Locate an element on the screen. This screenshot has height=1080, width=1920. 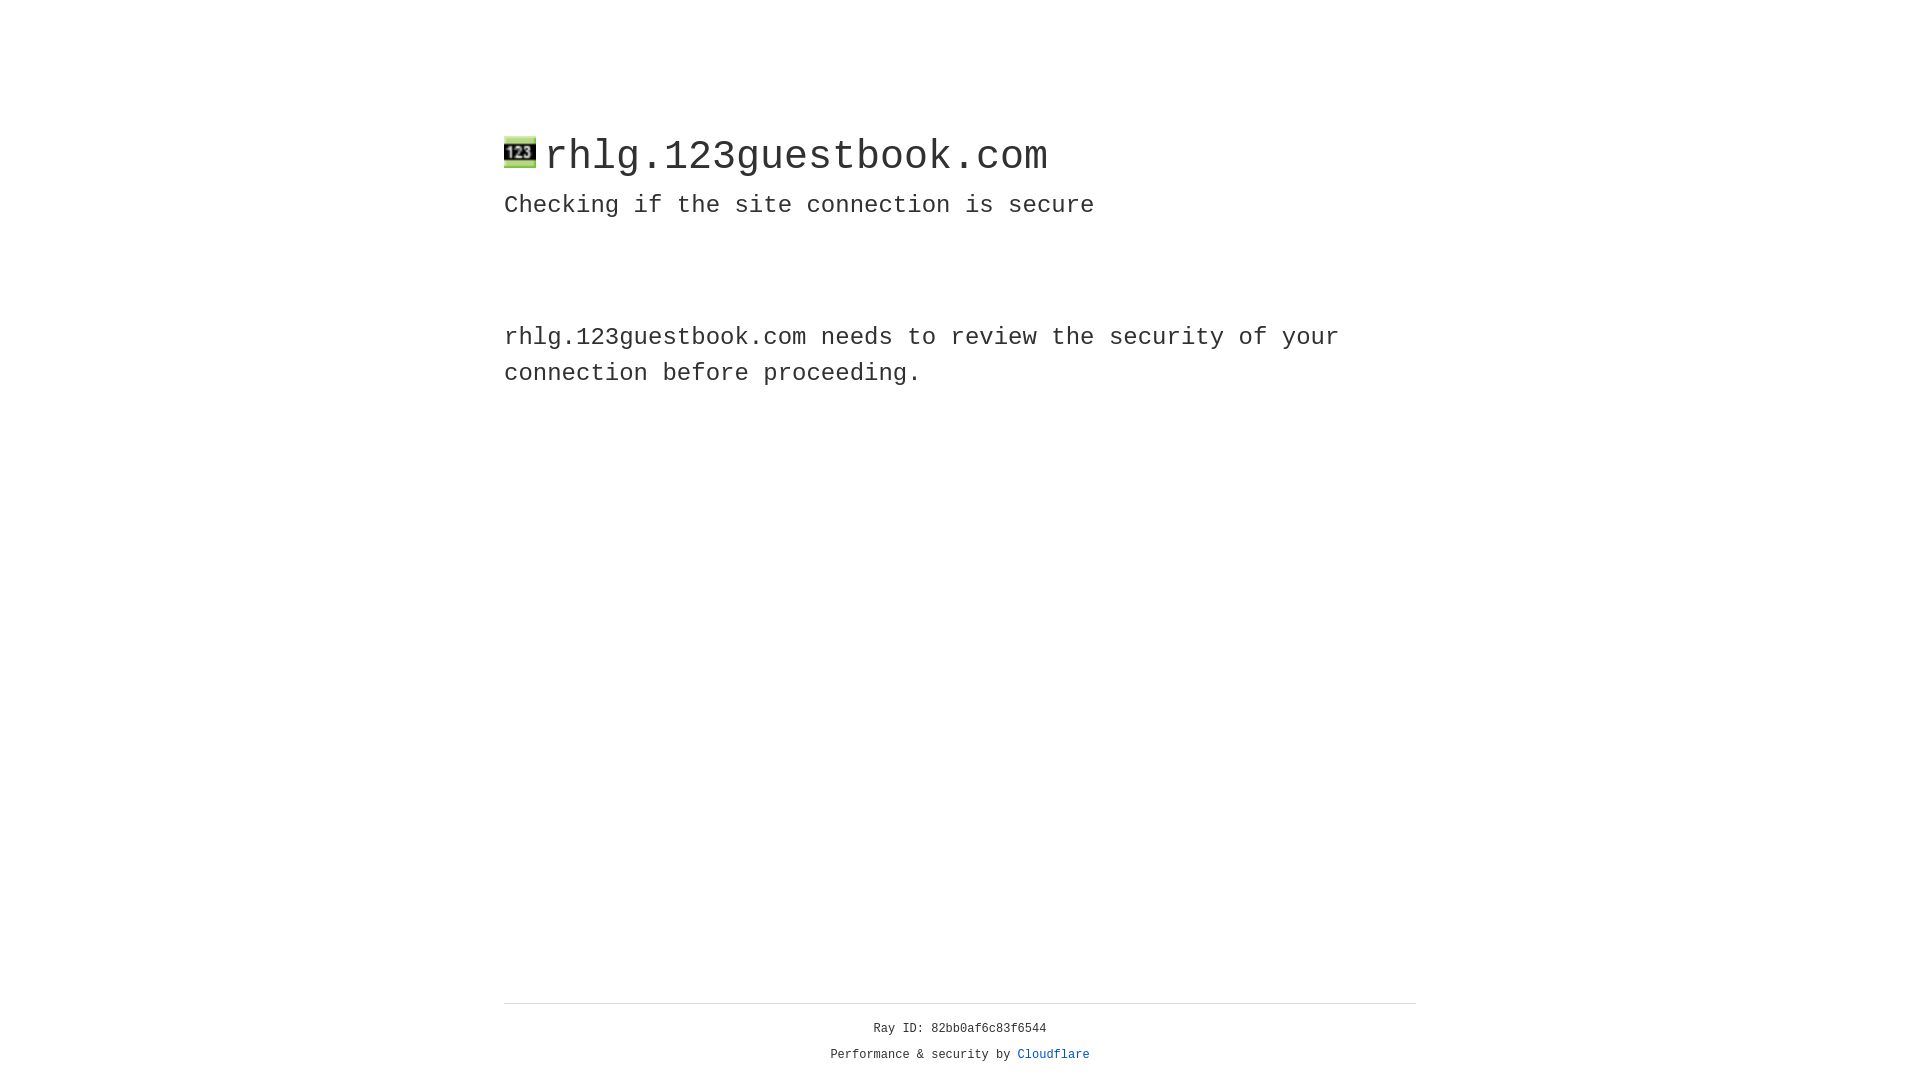
'Cloudflare' is located at coordinates (1053, 1054).